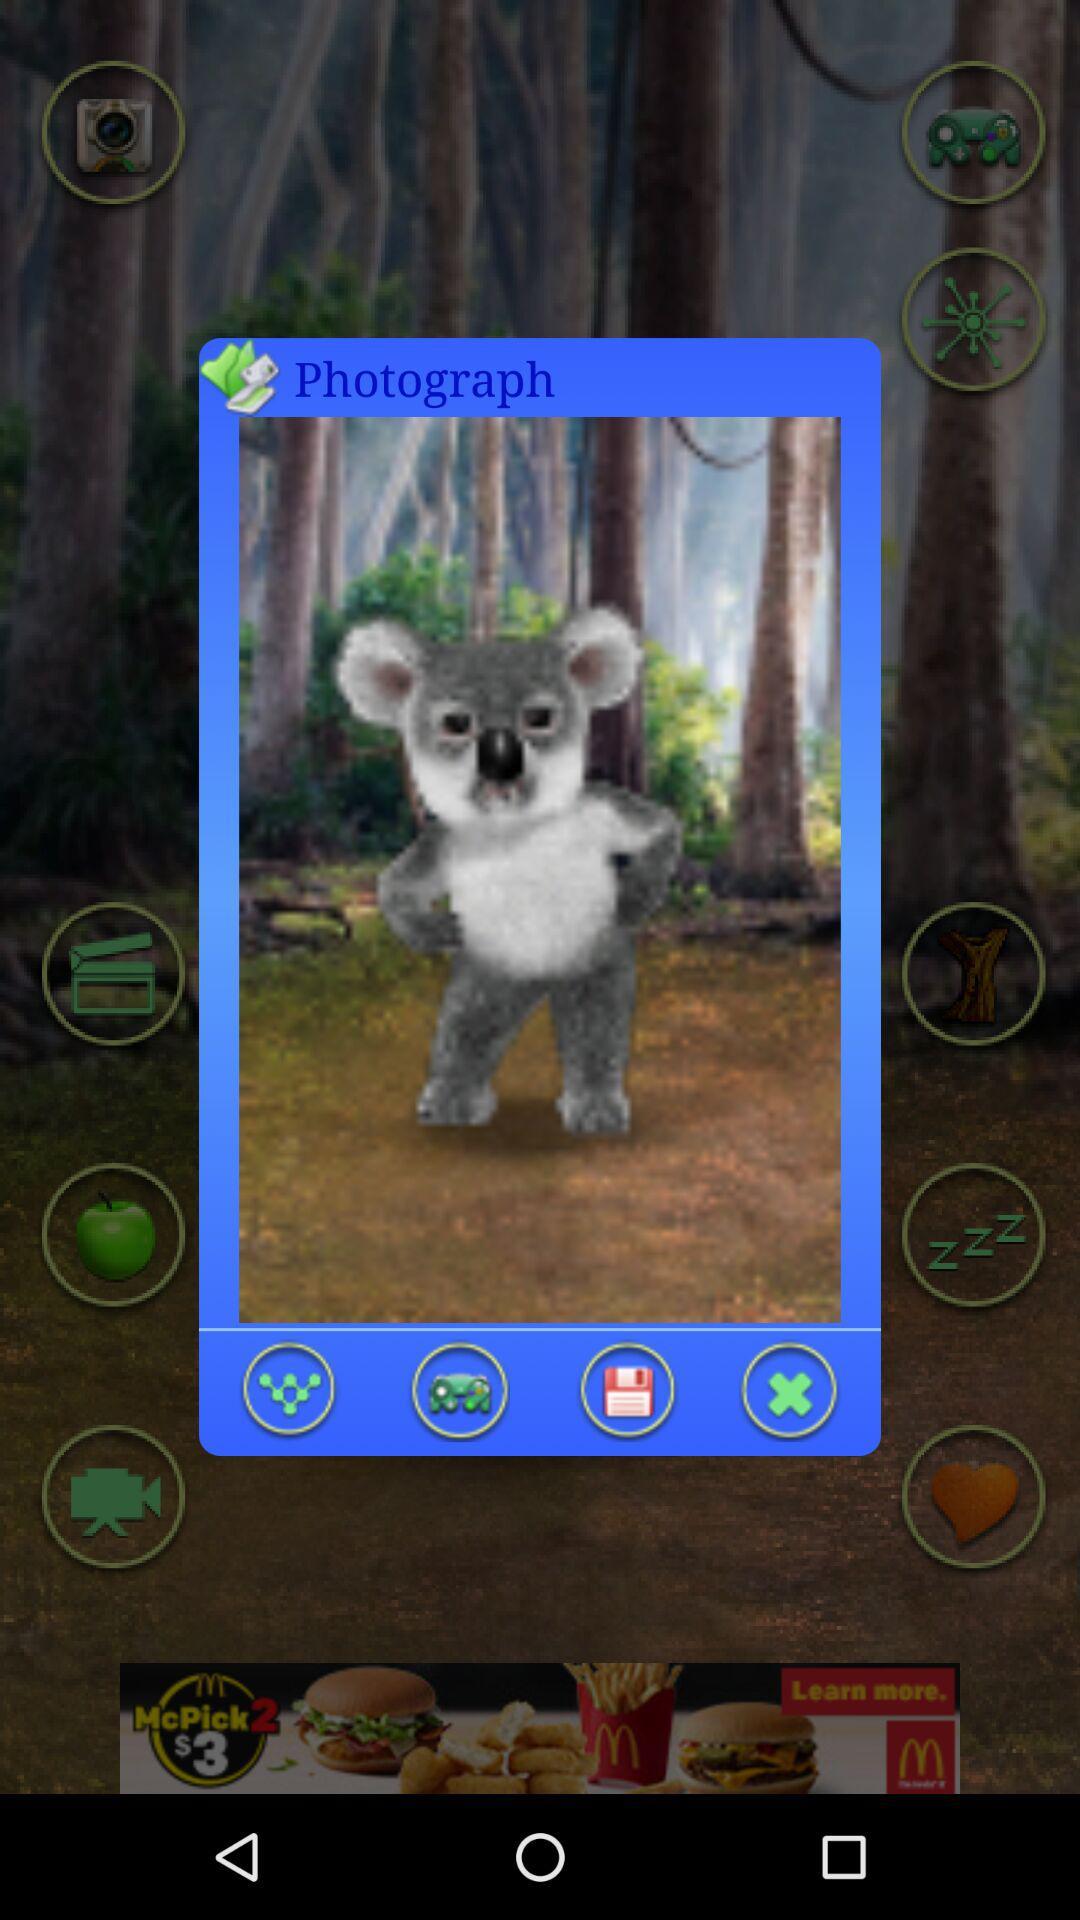 Image resolution: width=1080 pixels, height=1920 pixels. I want to click on save, so click(626, 1389).